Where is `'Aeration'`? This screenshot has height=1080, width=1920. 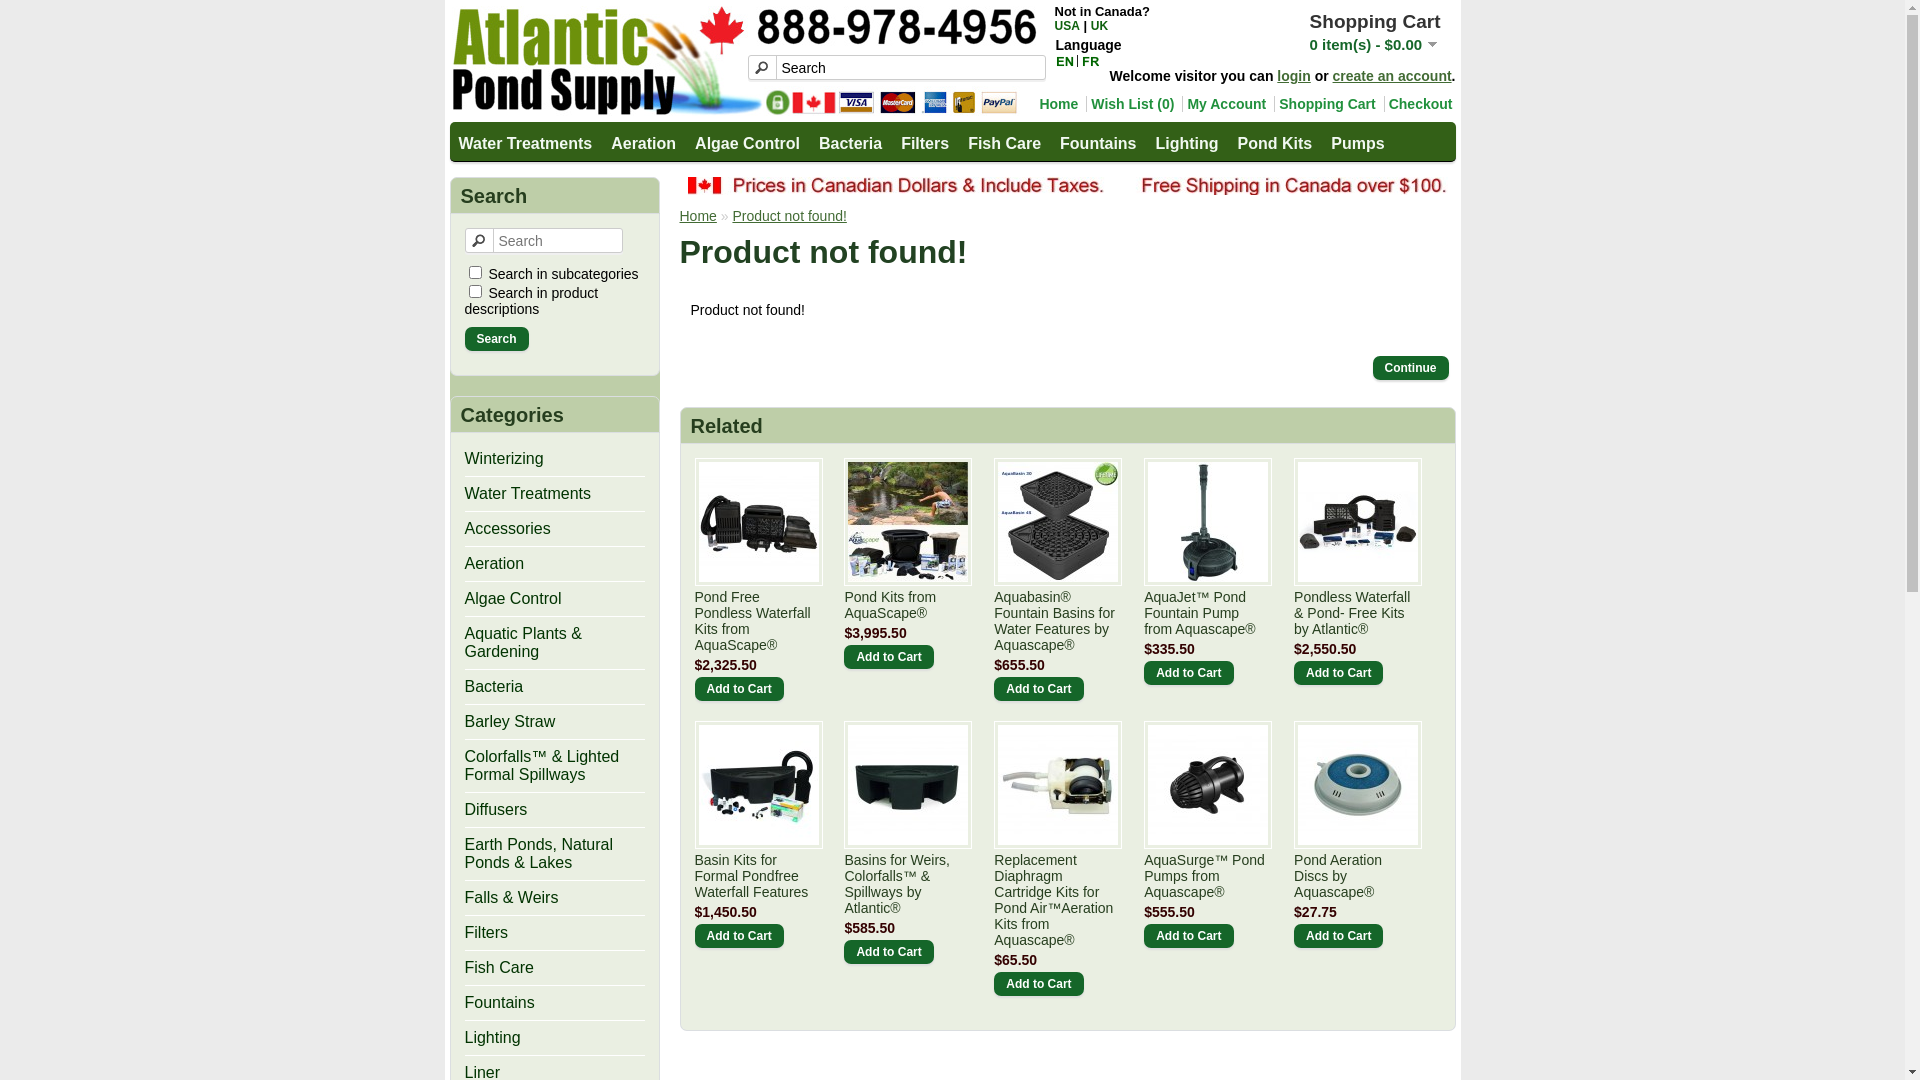
'Aeration' is located at coordinates (642, 140).